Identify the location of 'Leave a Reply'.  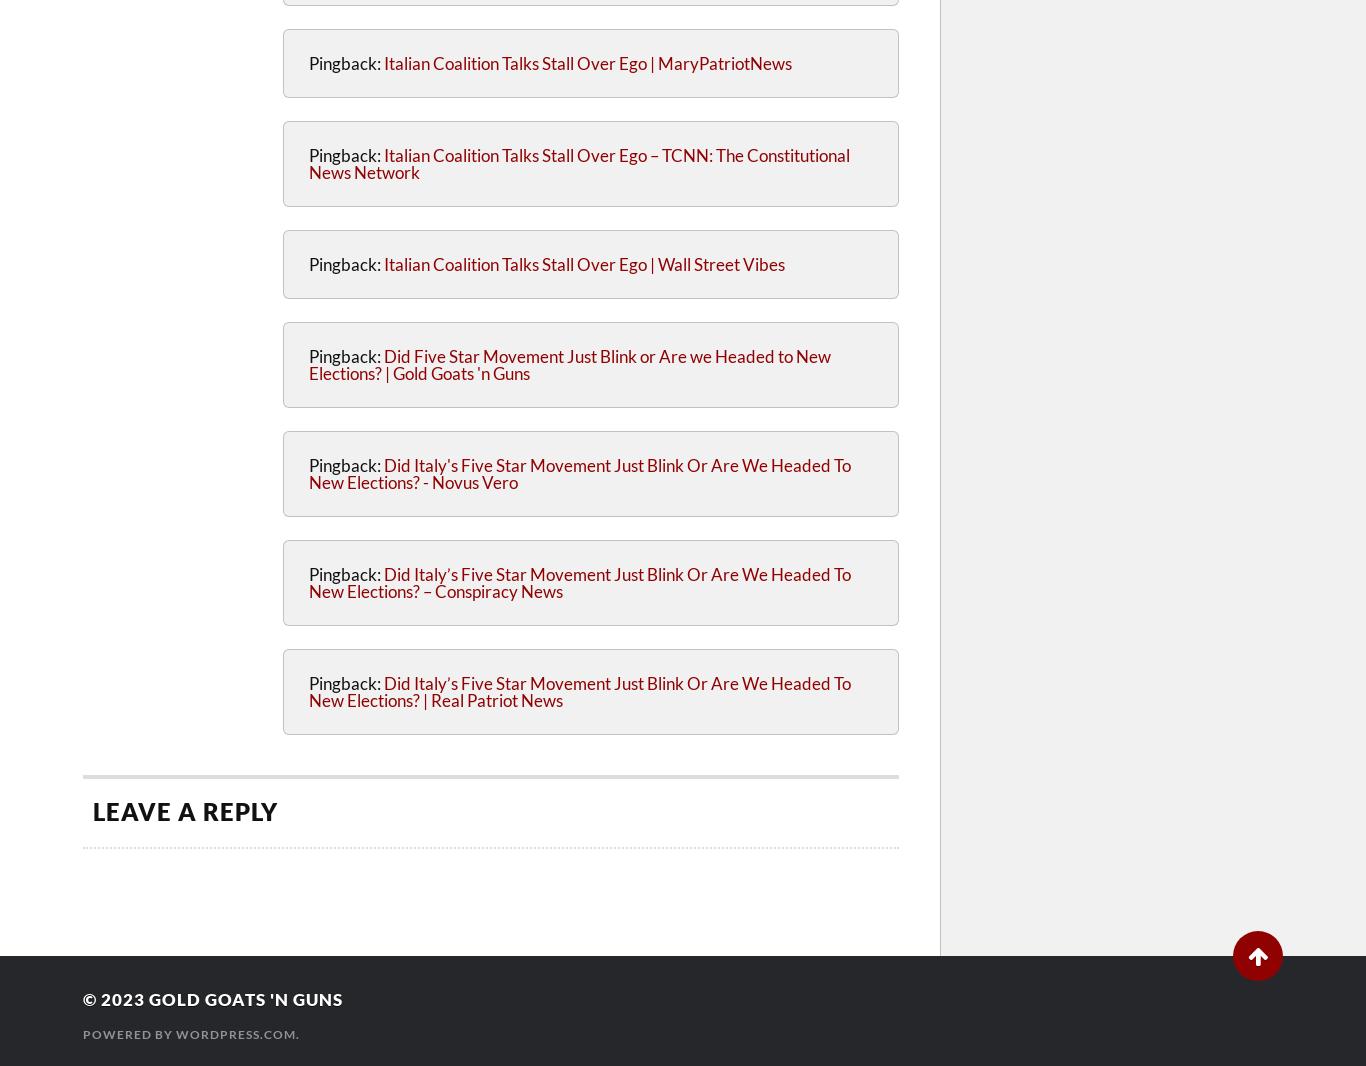
(93, 811).